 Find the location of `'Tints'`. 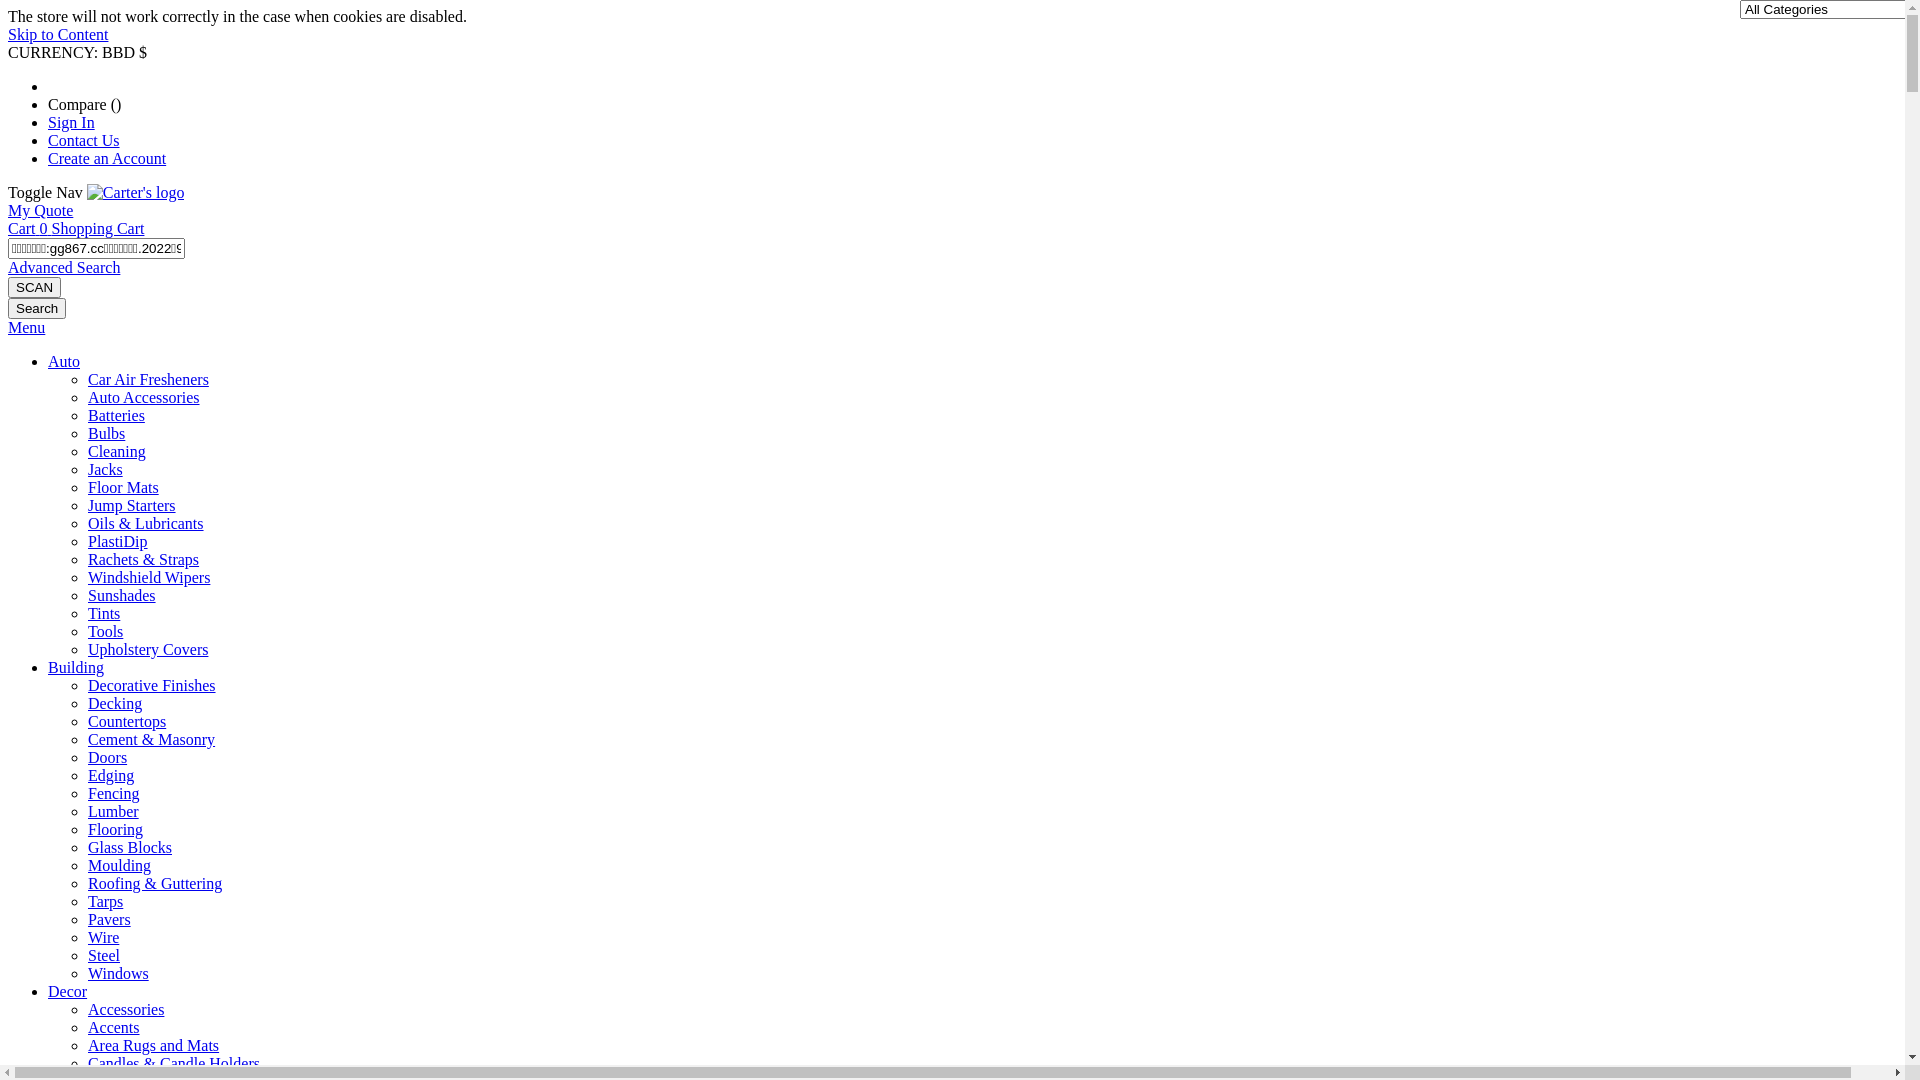

'Tints' is located at coordinates (103, 612).